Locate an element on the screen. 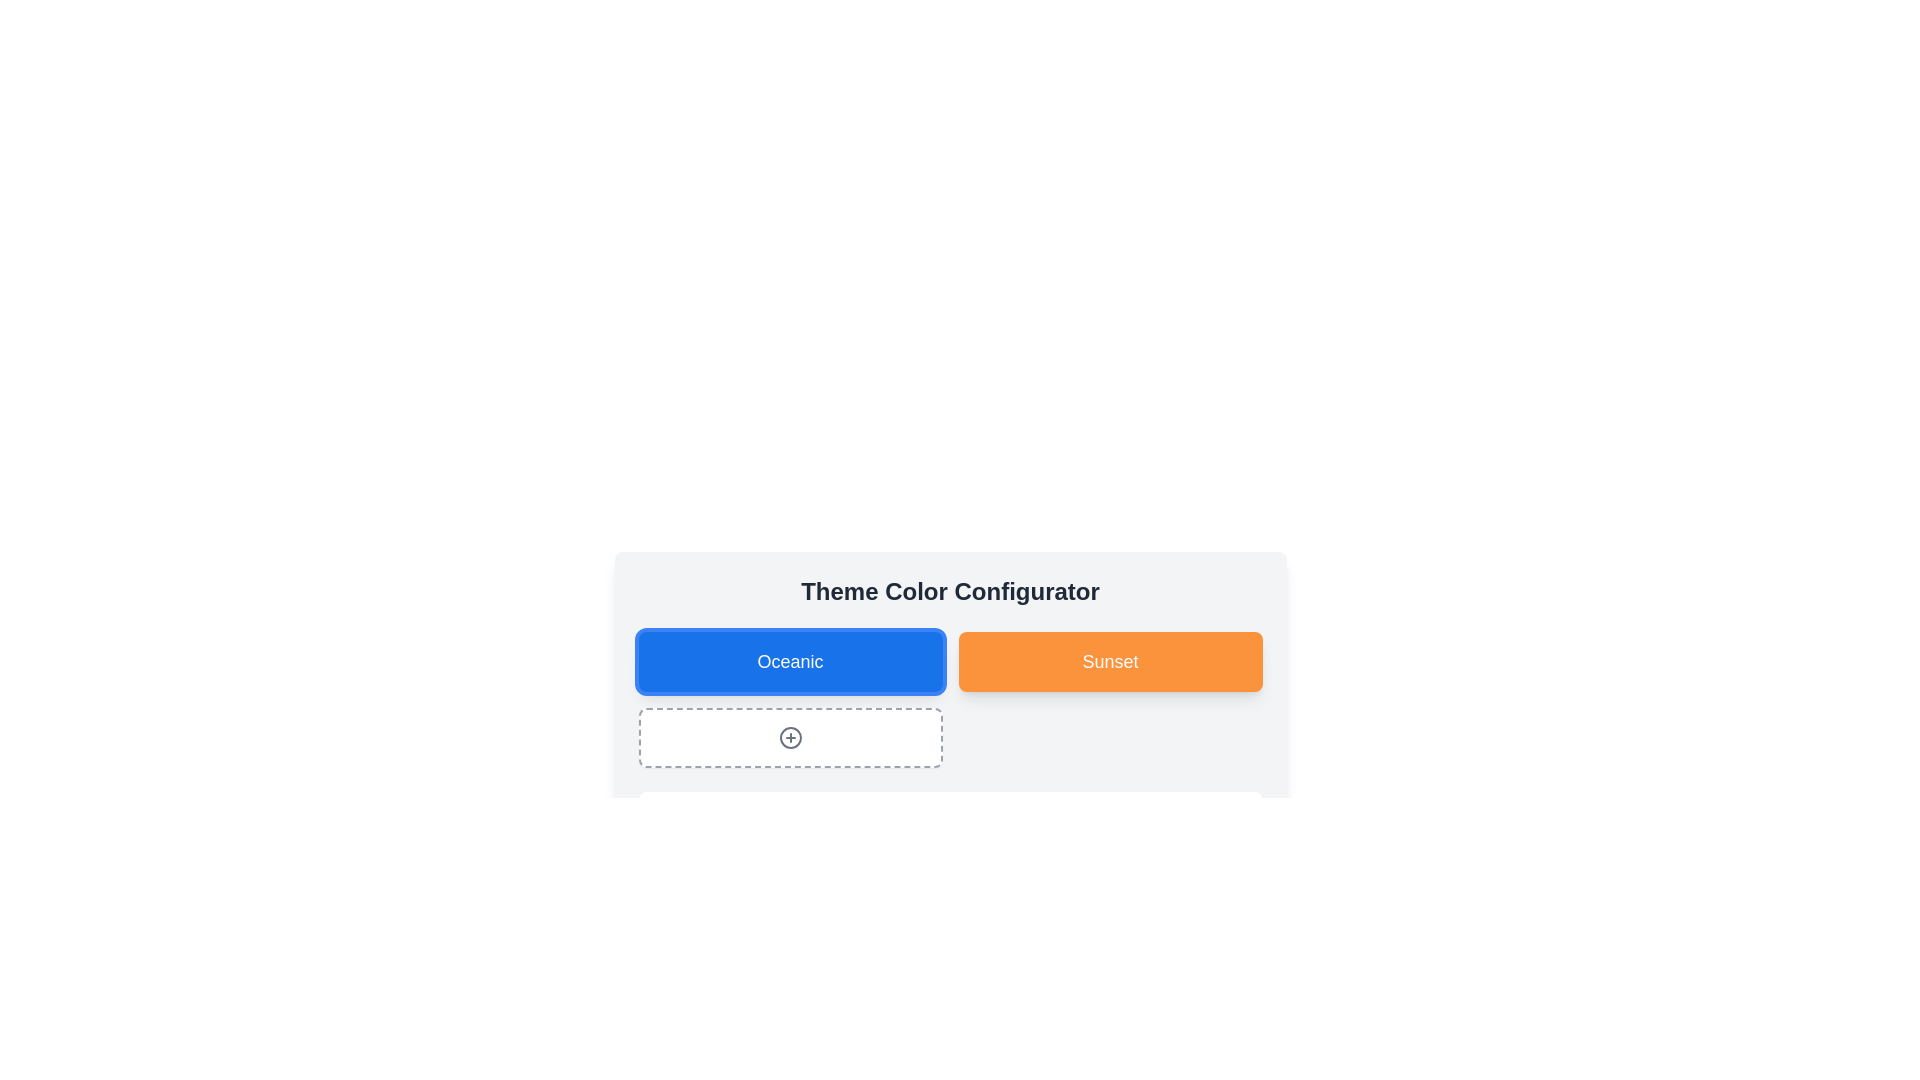 This screenshot has width=1920, height=1080. the interactive button located in the bottom-left section of the two-by-two grid, directly below the 'Oceanic' section and to the left of the 'Sunset' section is located at coordinates (789, 737).